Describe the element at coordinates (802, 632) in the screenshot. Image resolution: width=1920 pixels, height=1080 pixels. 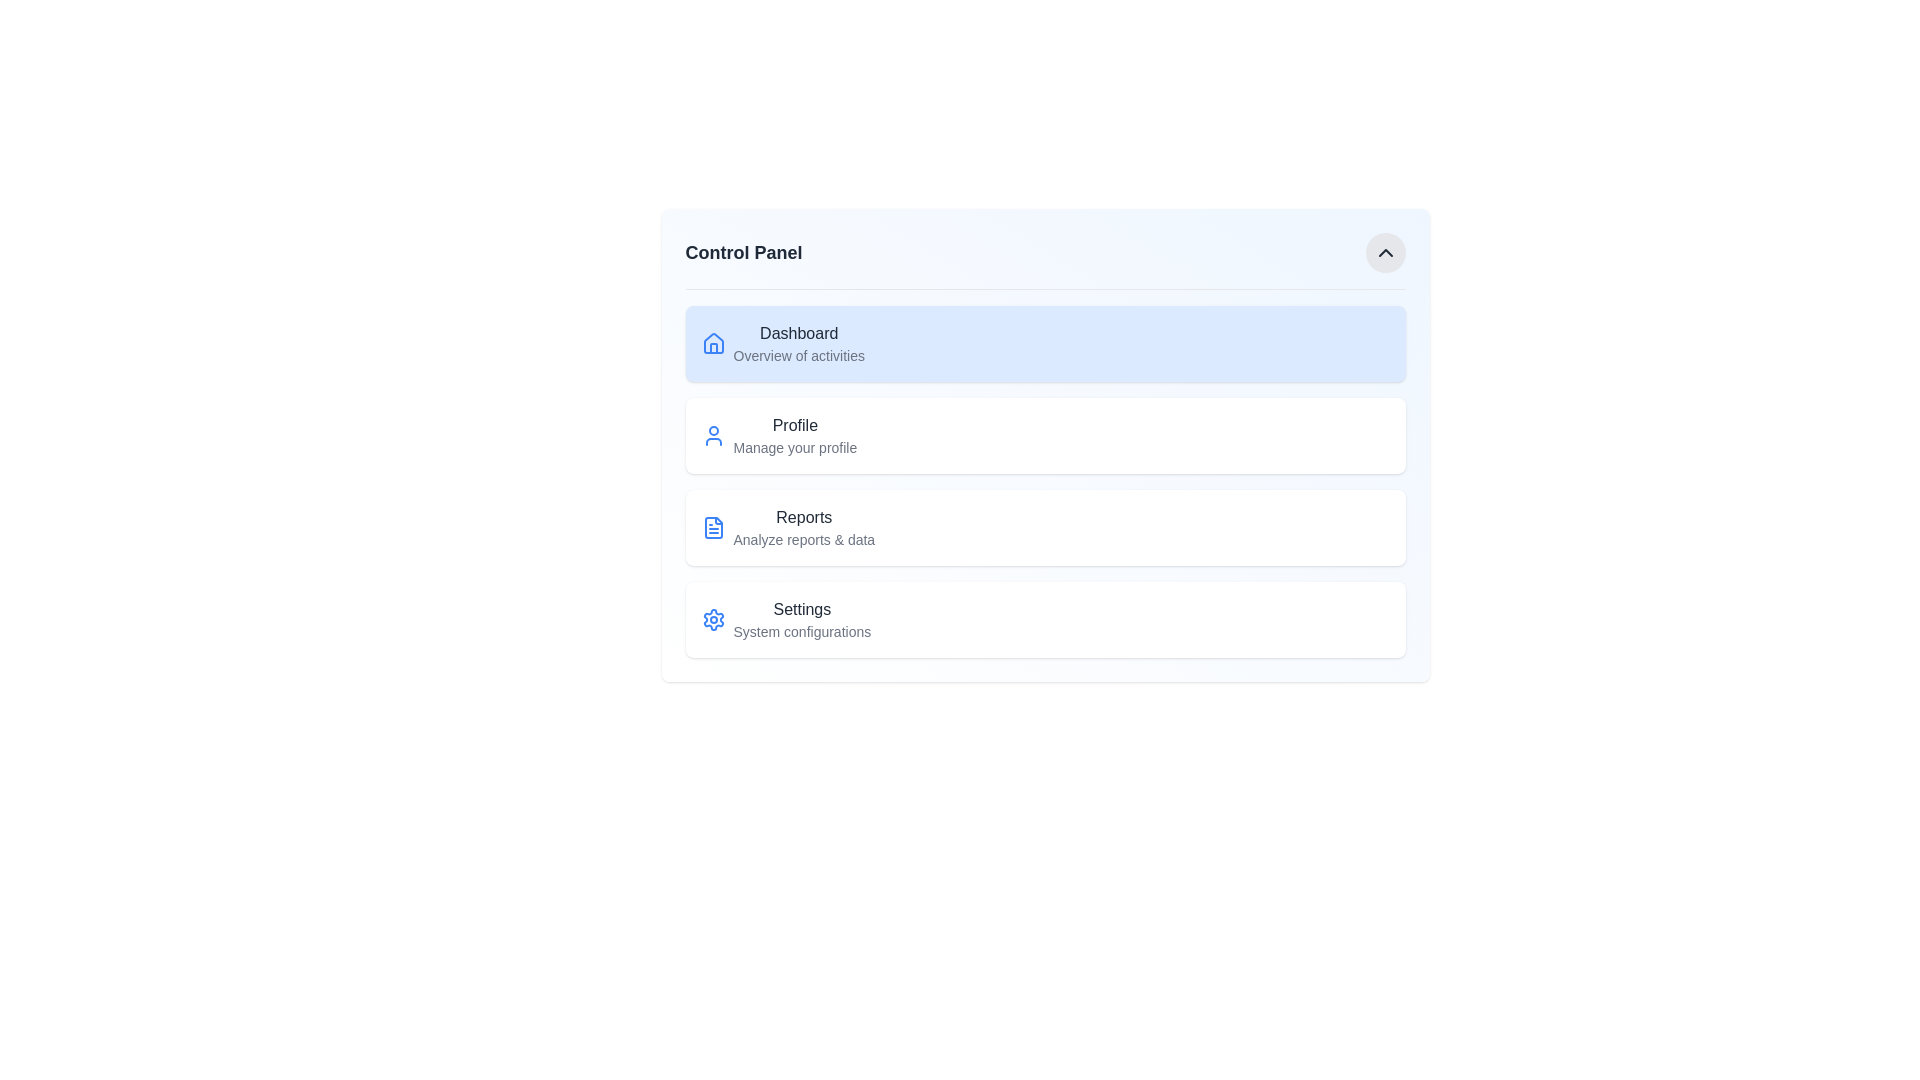
I see `the text label reading 'System configurations' which is styled in gray and located below the 'Settings' heading` at that location.